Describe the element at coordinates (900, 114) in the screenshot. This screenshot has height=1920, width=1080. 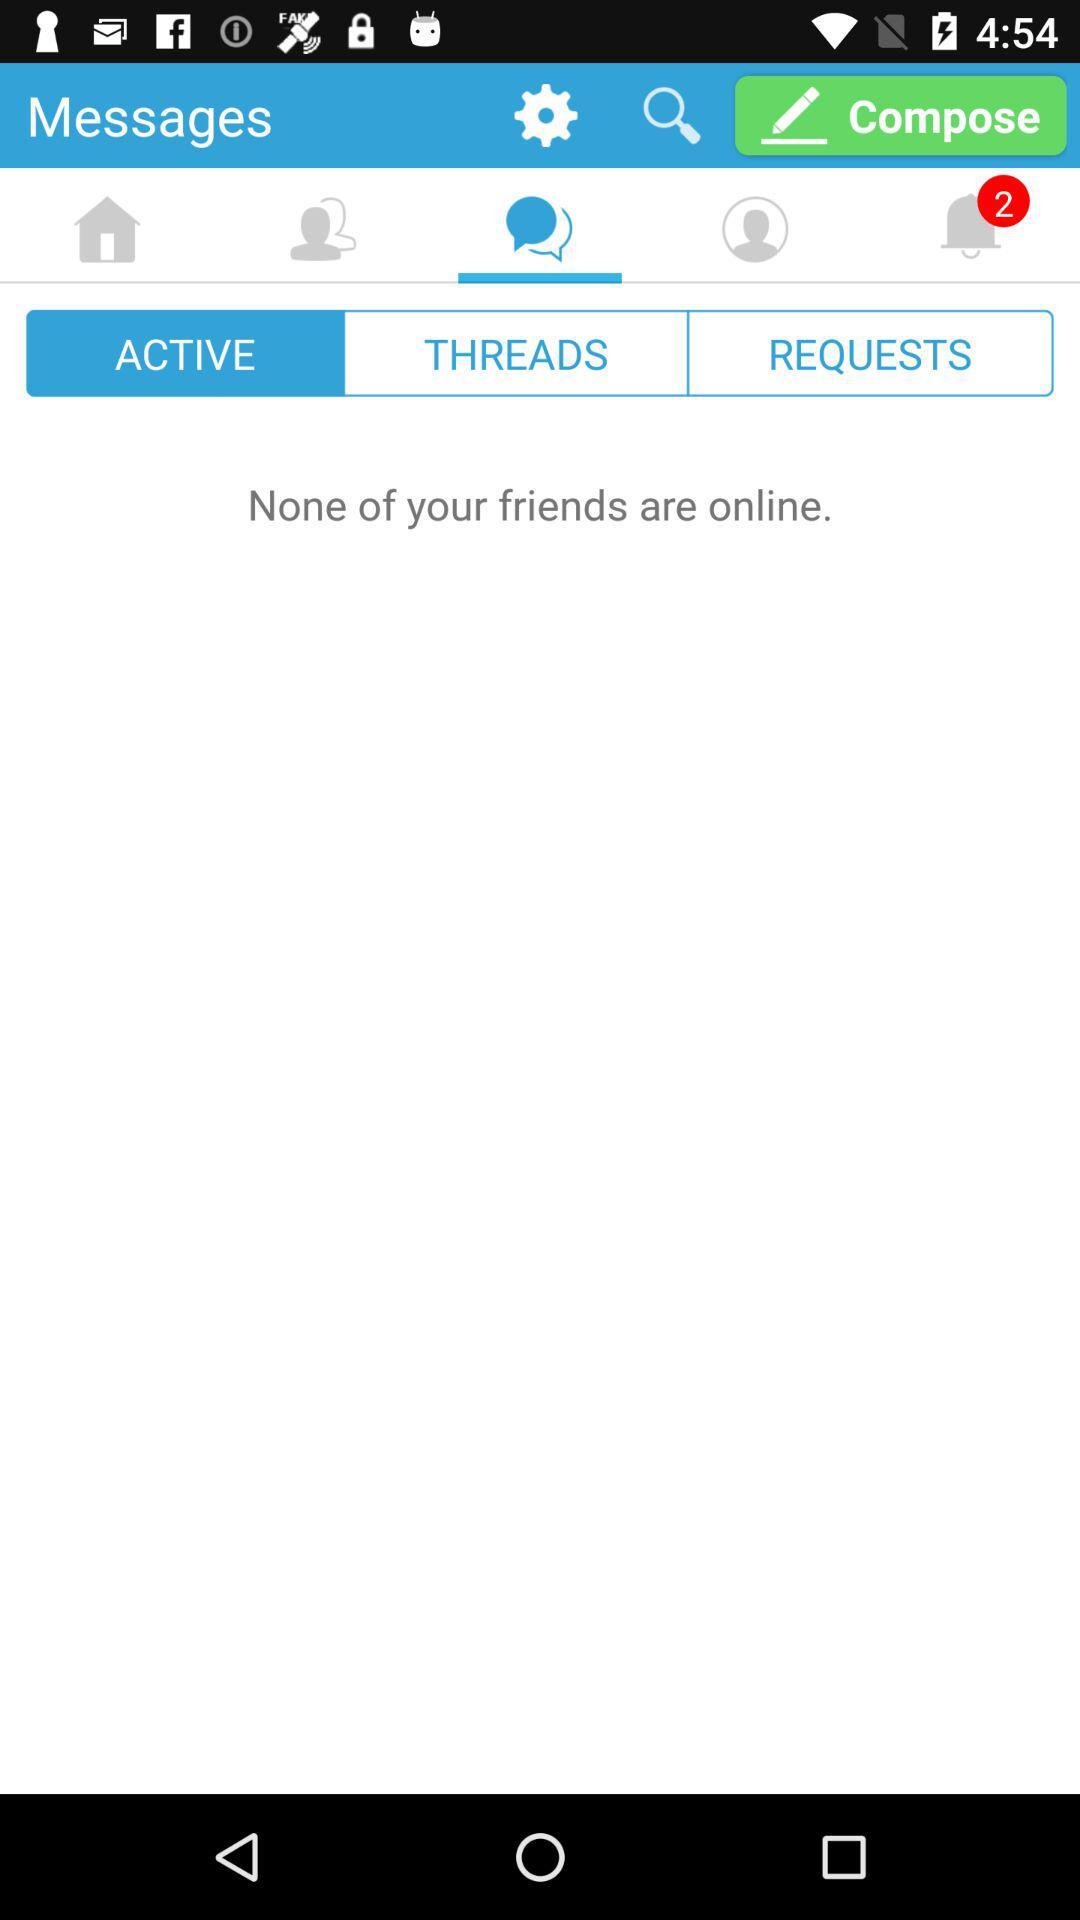
I see `the compose item` at that location.